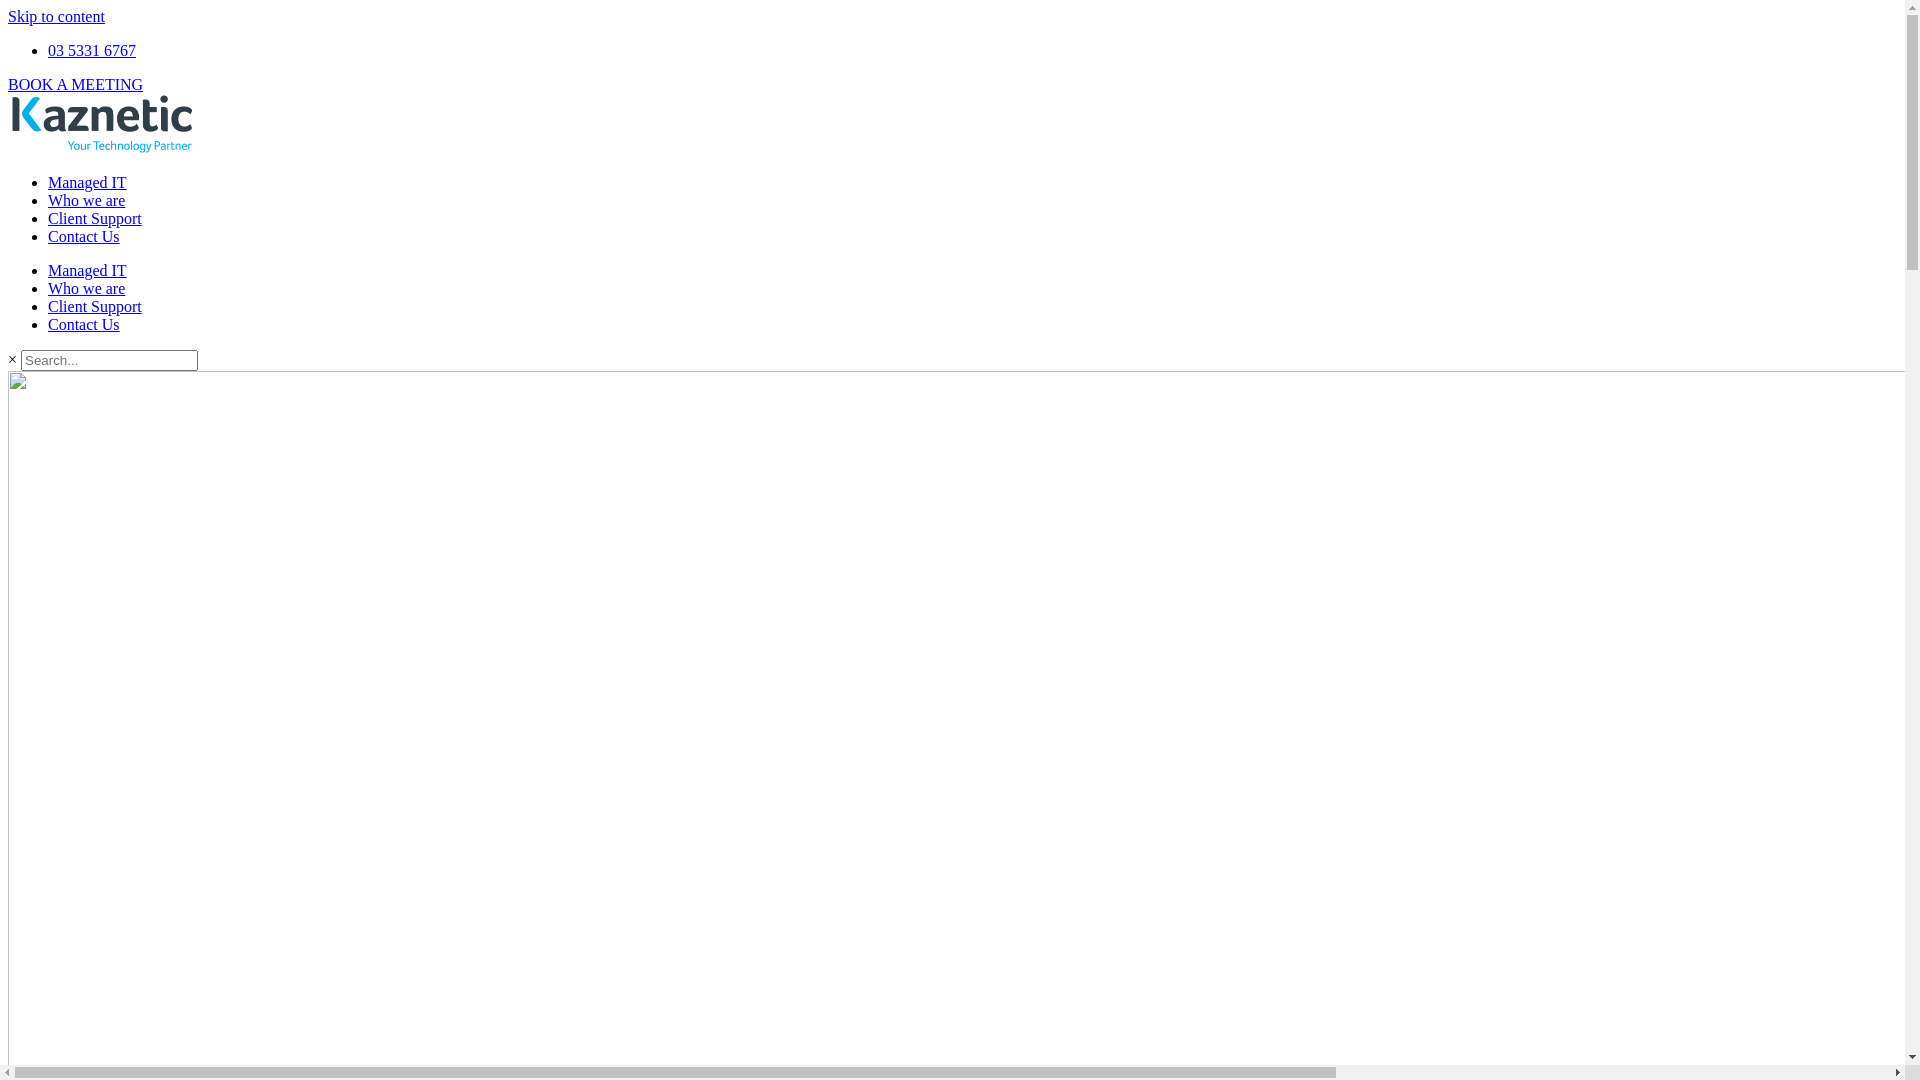 The image size is (1920, 1080). Describe the element at coordinates (86, 270) in the screenshot. I see `'Managed IT'` at that location.